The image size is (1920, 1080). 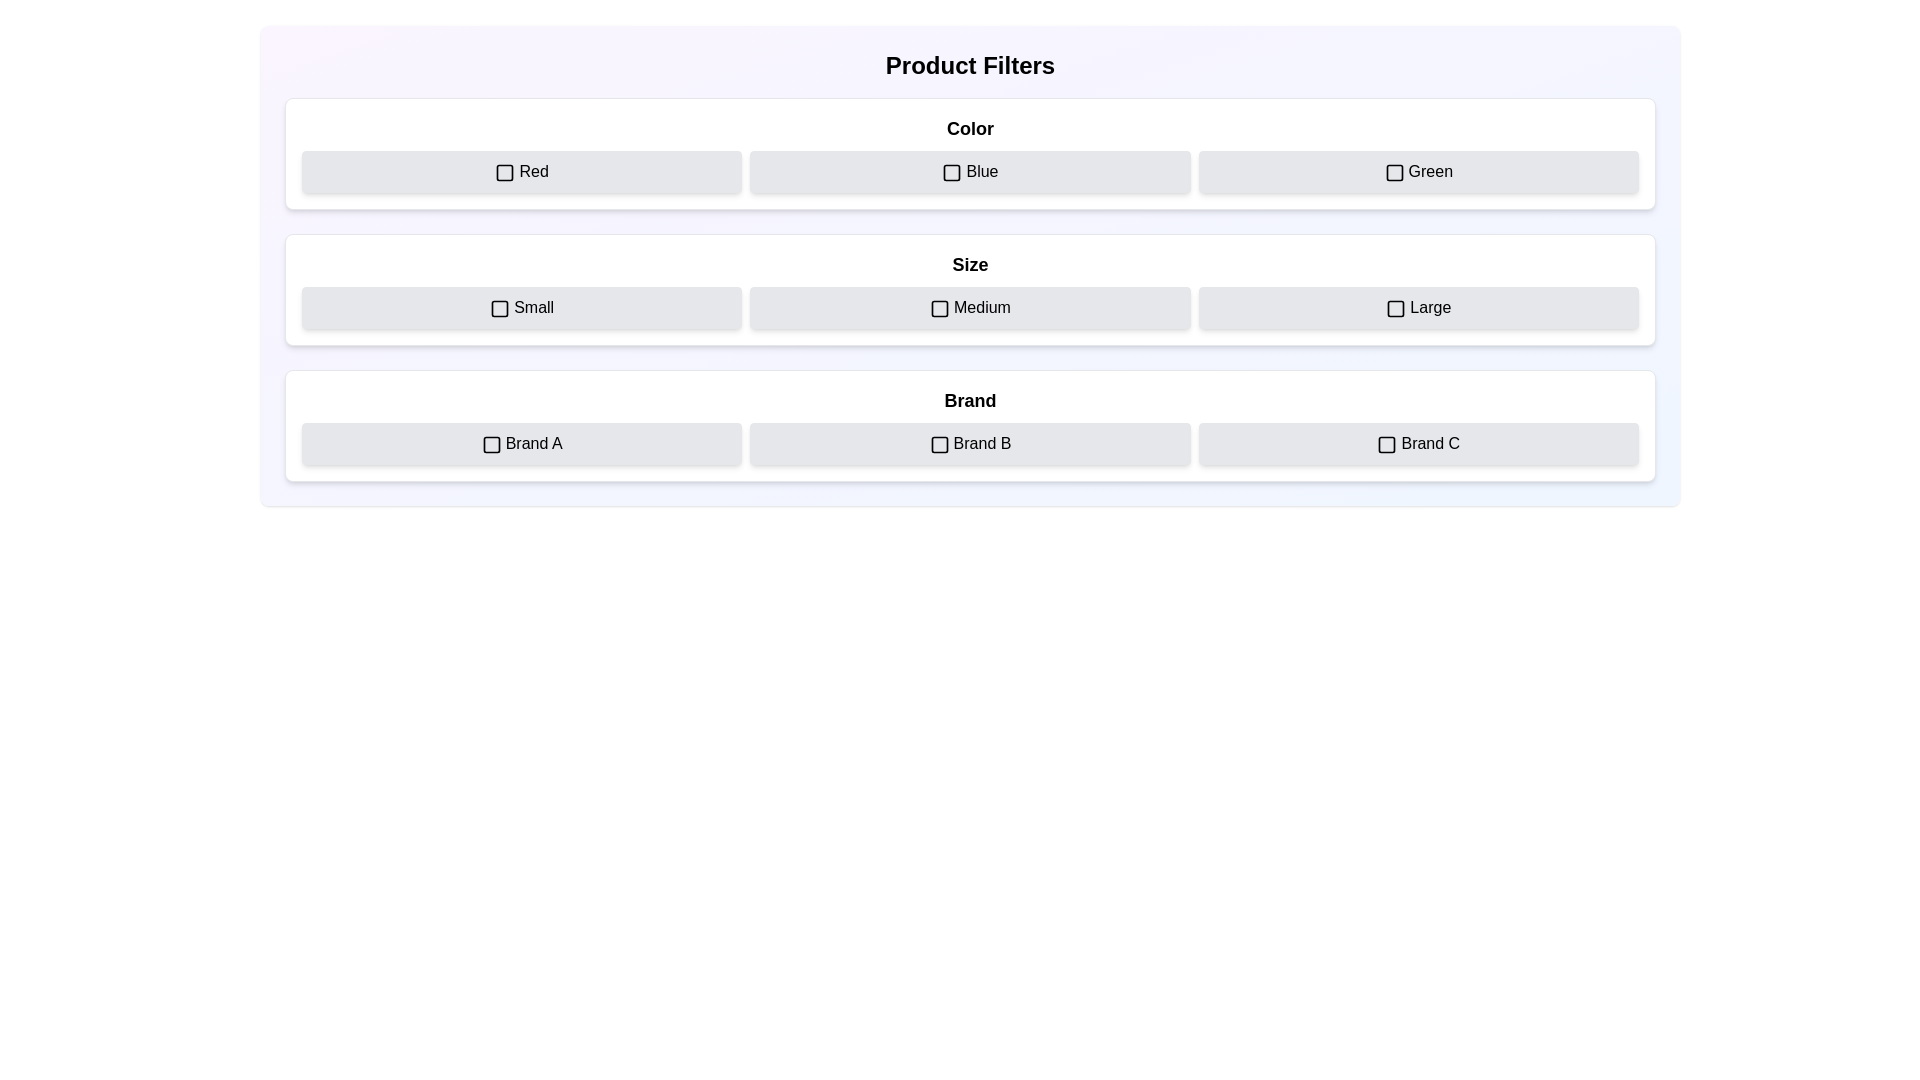 I want to click on the label that serves as a title for the size selection options located in the middle section of the interface, positioned above the 'Small', 'Medium', and 'Large' options, so click(x=970, y=264).